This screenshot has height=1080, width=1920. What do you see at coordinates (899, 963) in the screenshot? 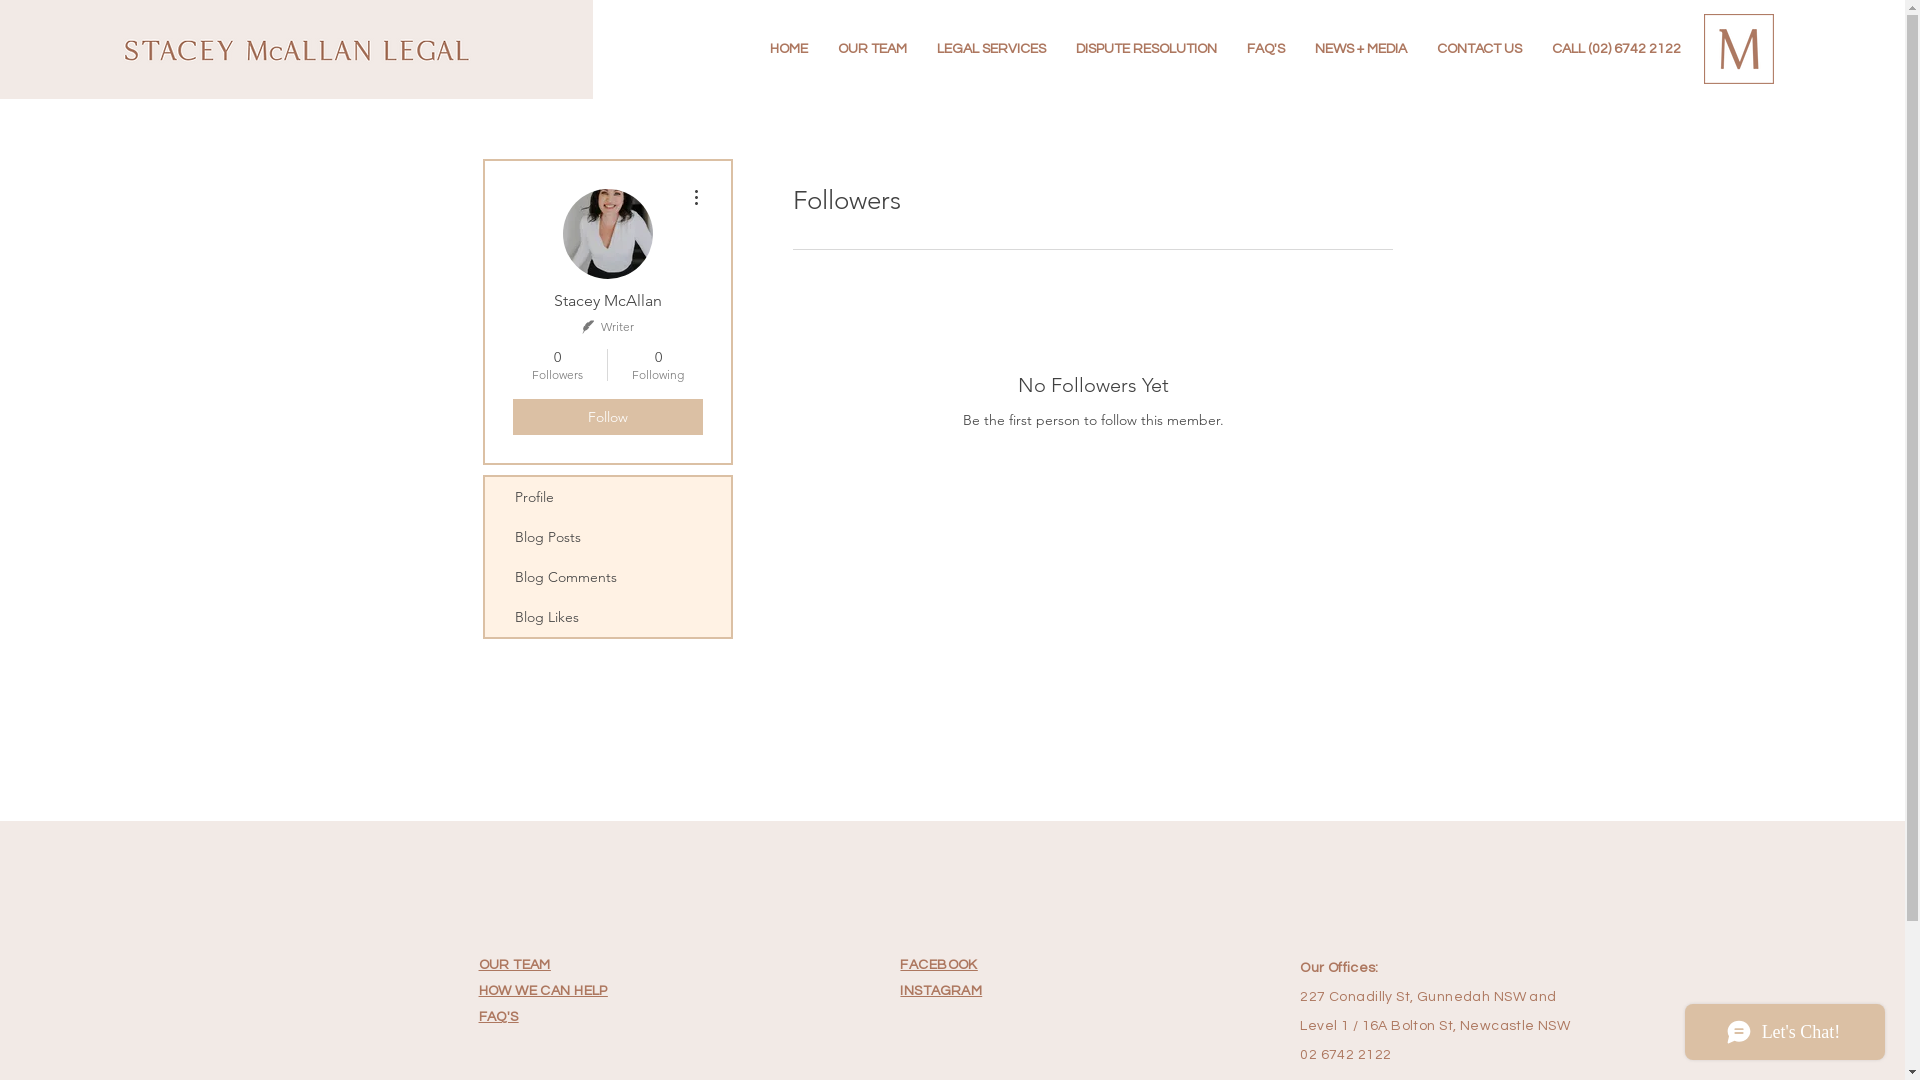
I see `'FACEBOOK'` at bounding box center [899, 963].